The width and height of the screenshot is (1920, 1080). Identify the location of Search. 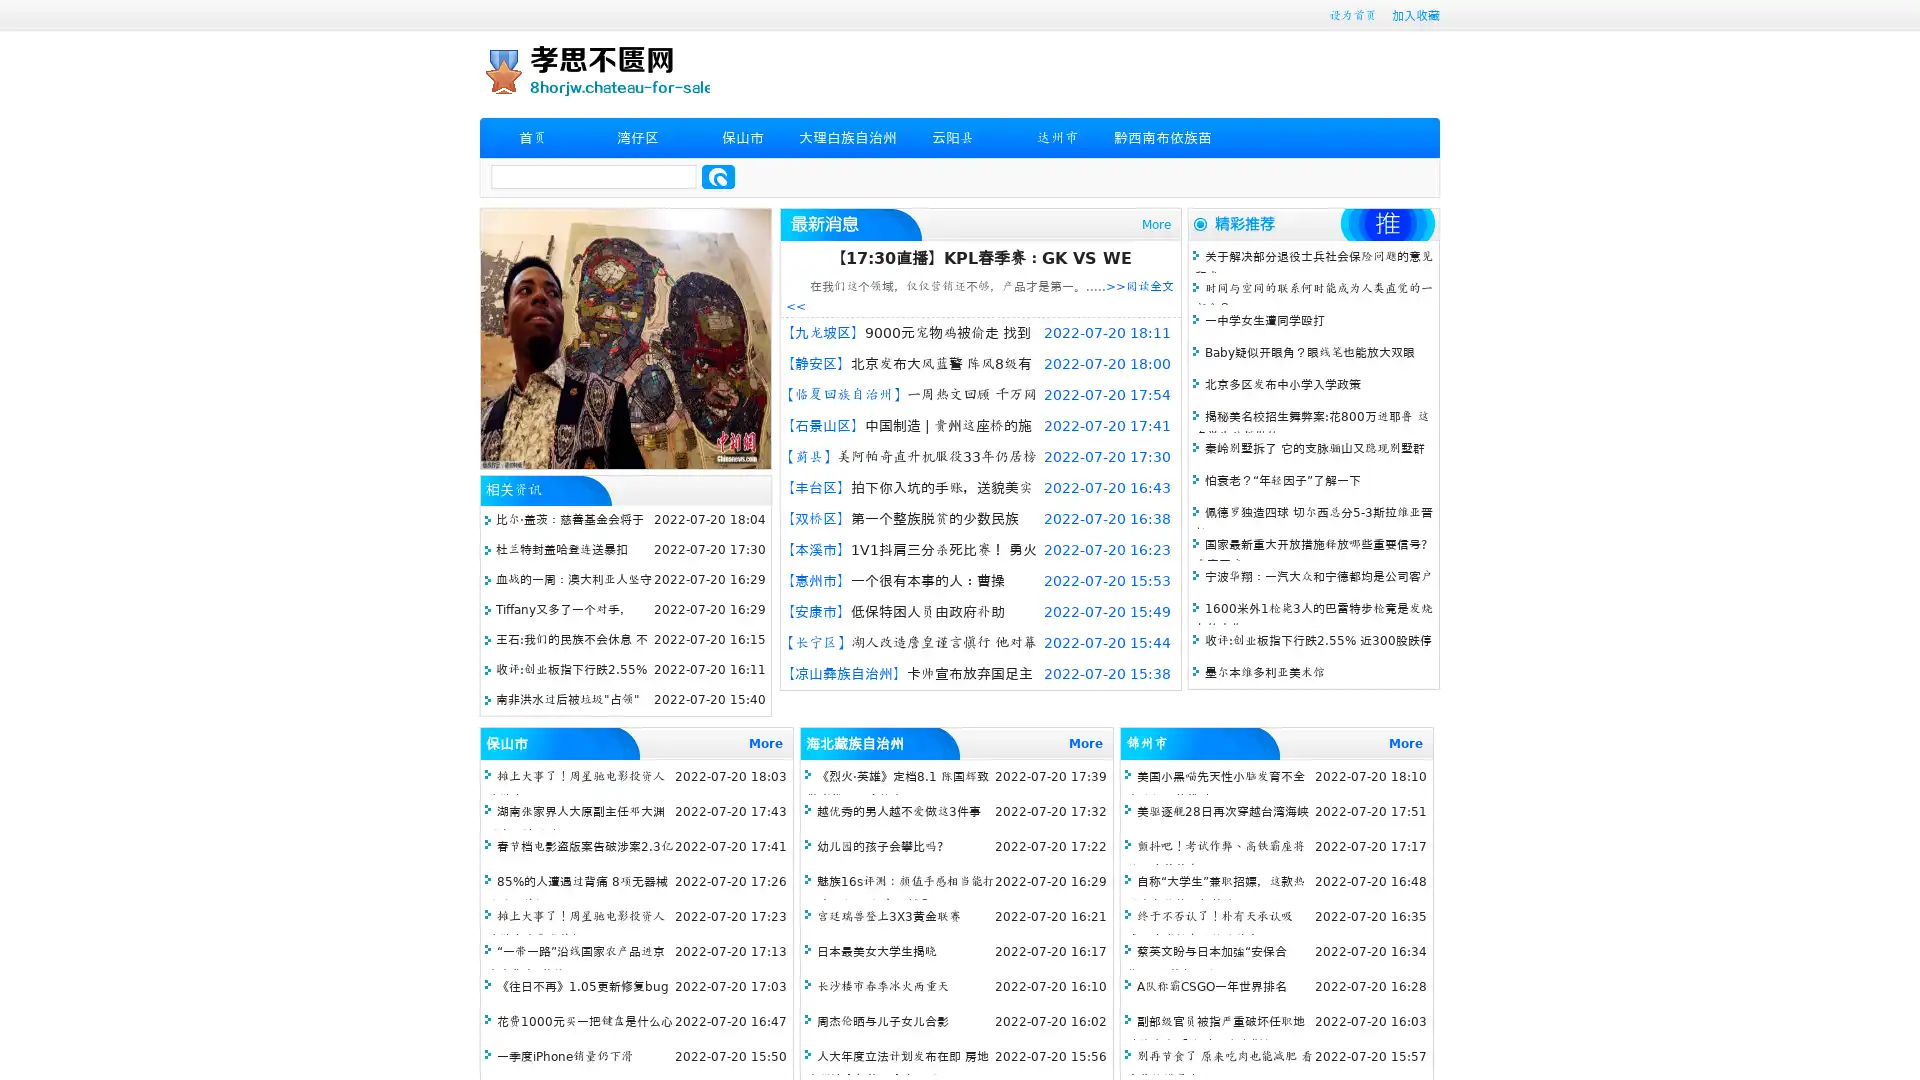
(718, 176).